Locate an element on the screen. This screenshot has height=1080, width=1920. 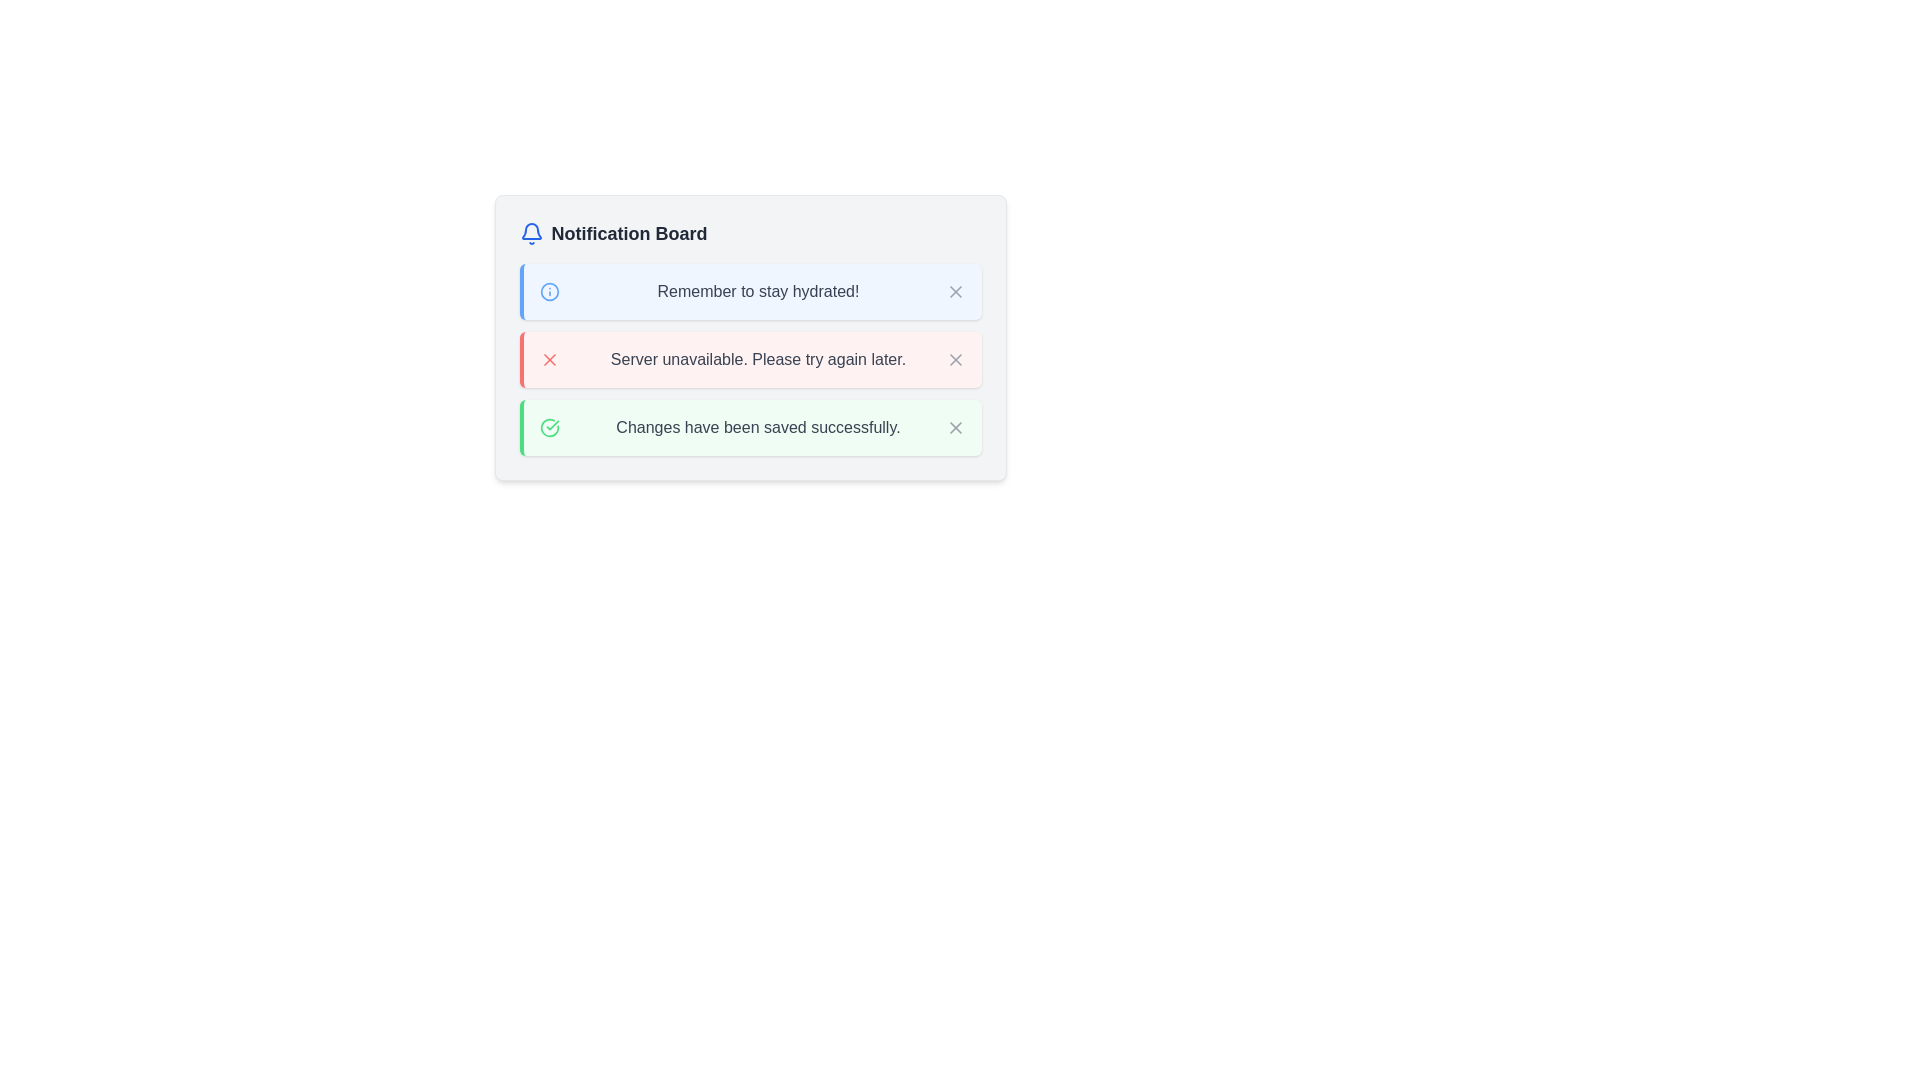
the static text that displays an informative or motivational message within the first notification card on the Notification Board is located at coordinates (757, 292).